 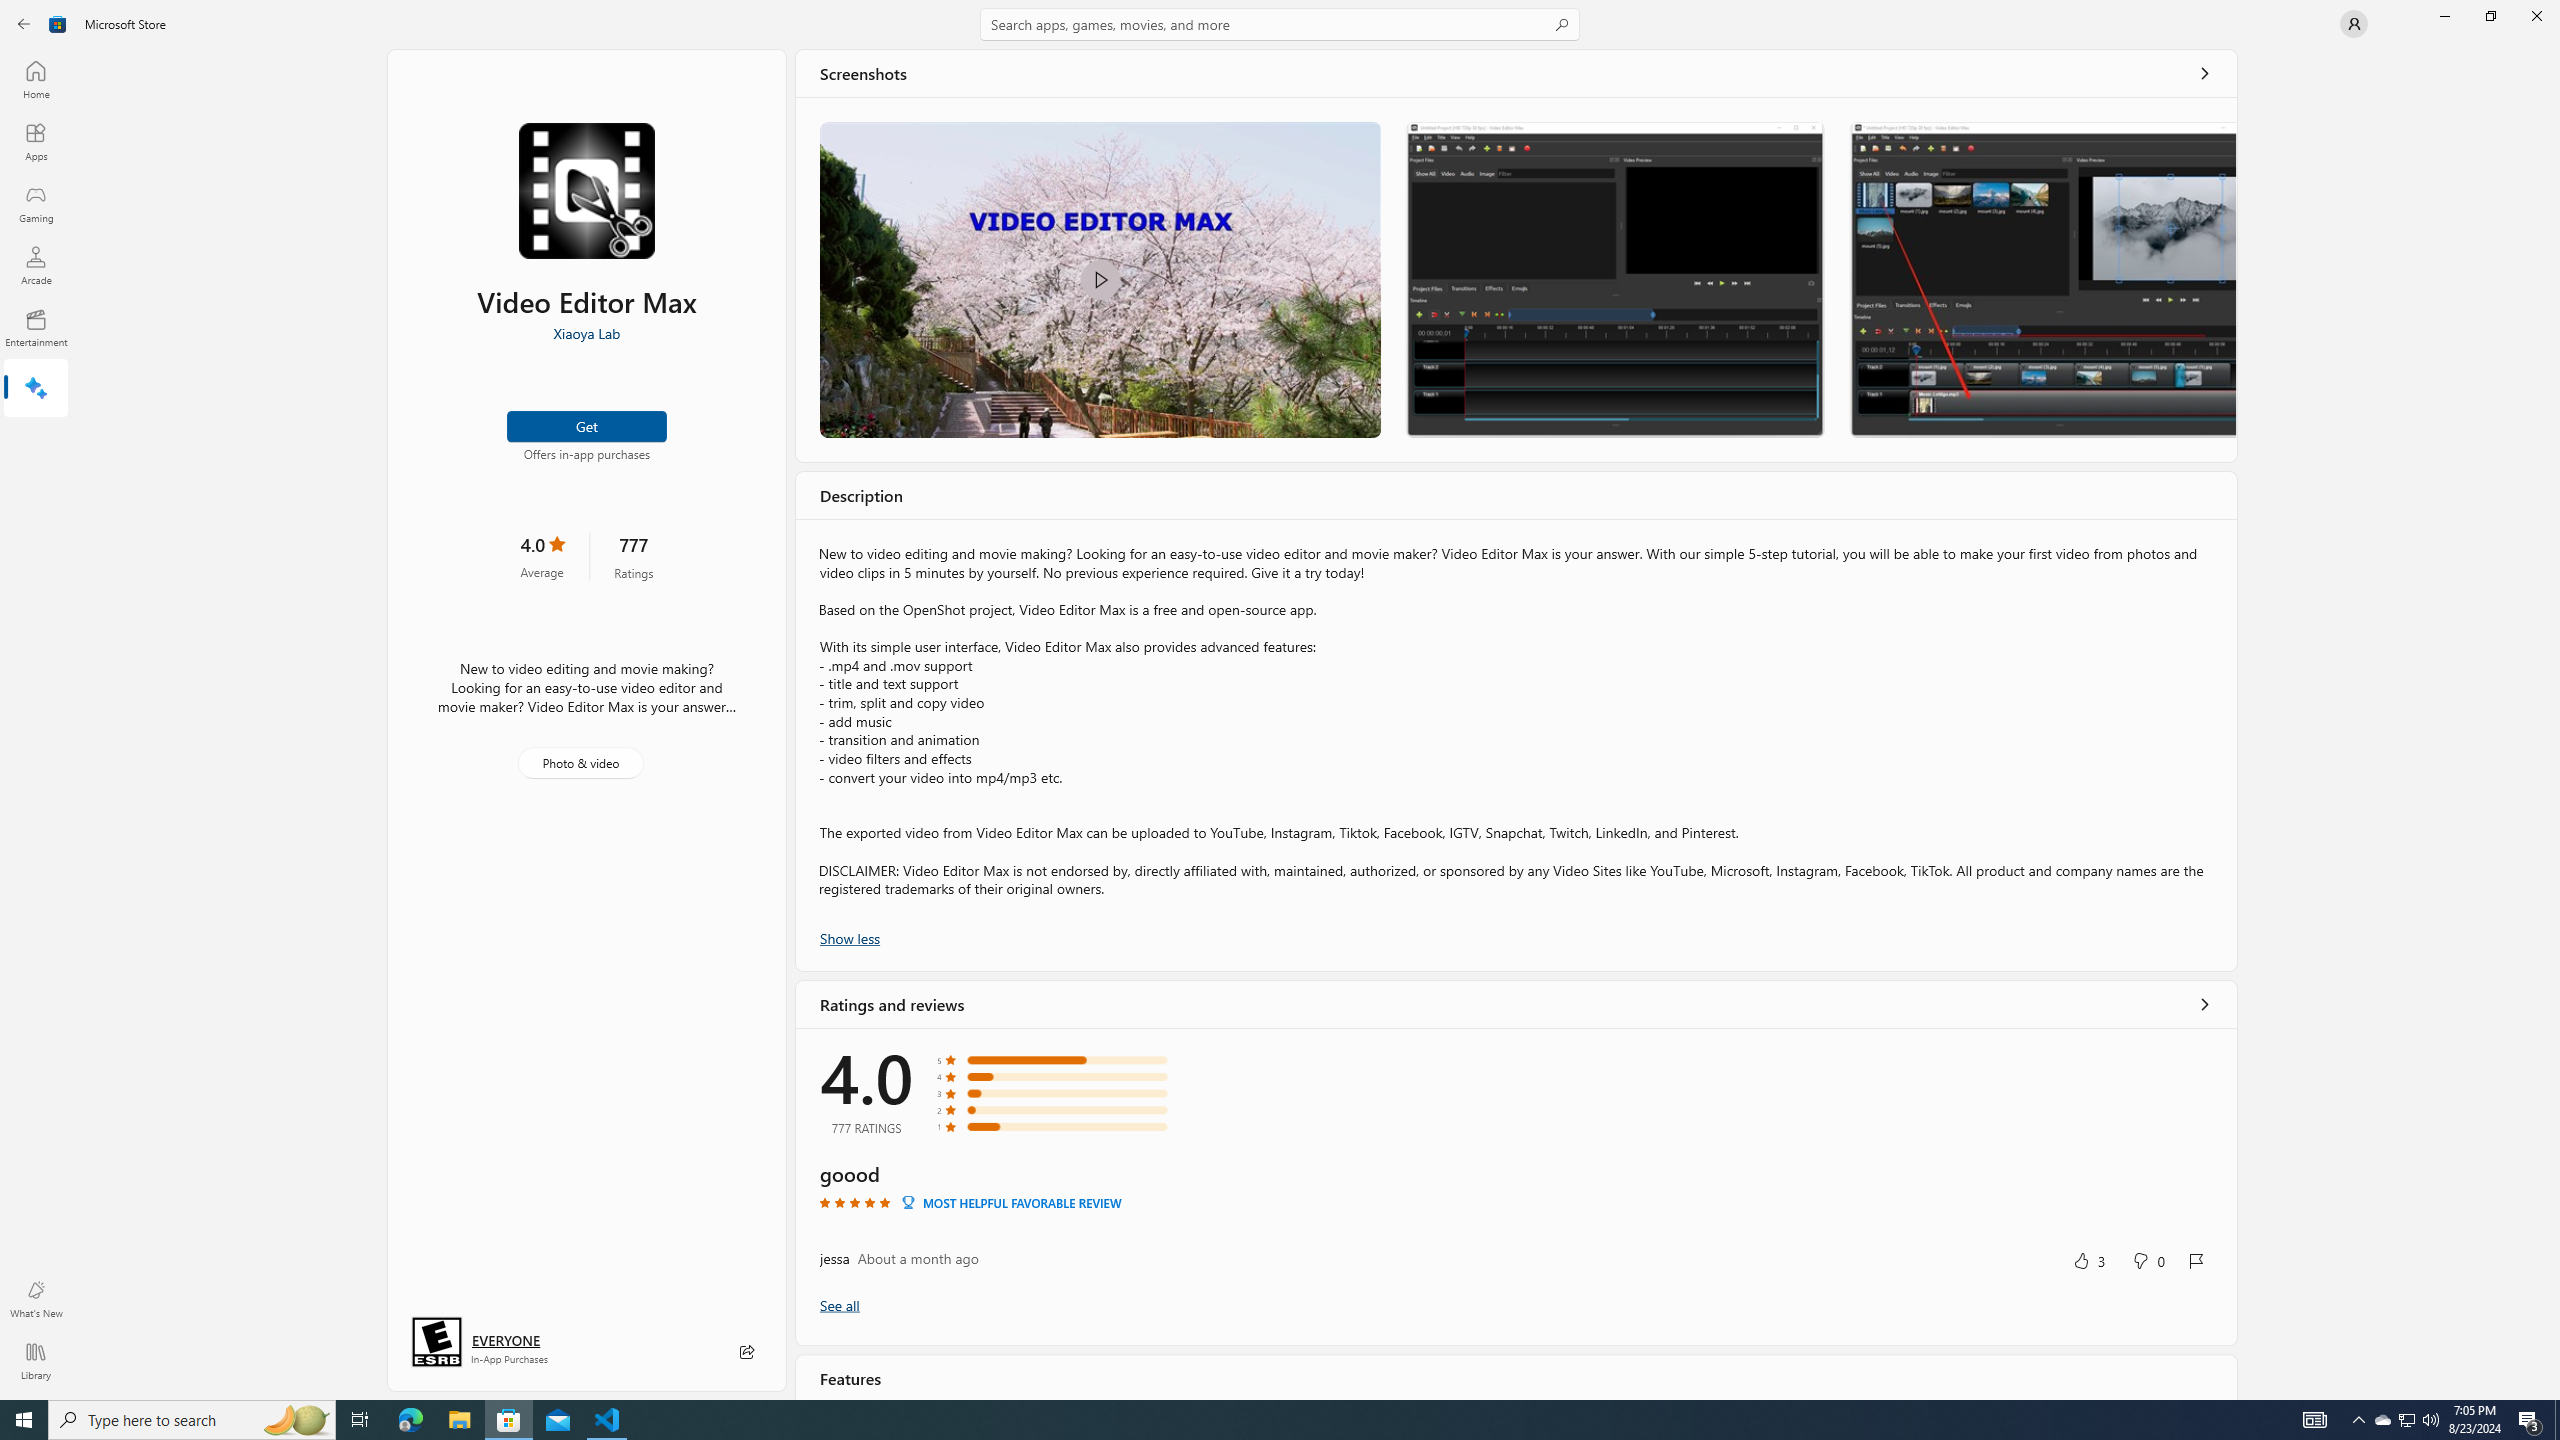 I want to click on 'Arcade', so click(x=34, y=264).